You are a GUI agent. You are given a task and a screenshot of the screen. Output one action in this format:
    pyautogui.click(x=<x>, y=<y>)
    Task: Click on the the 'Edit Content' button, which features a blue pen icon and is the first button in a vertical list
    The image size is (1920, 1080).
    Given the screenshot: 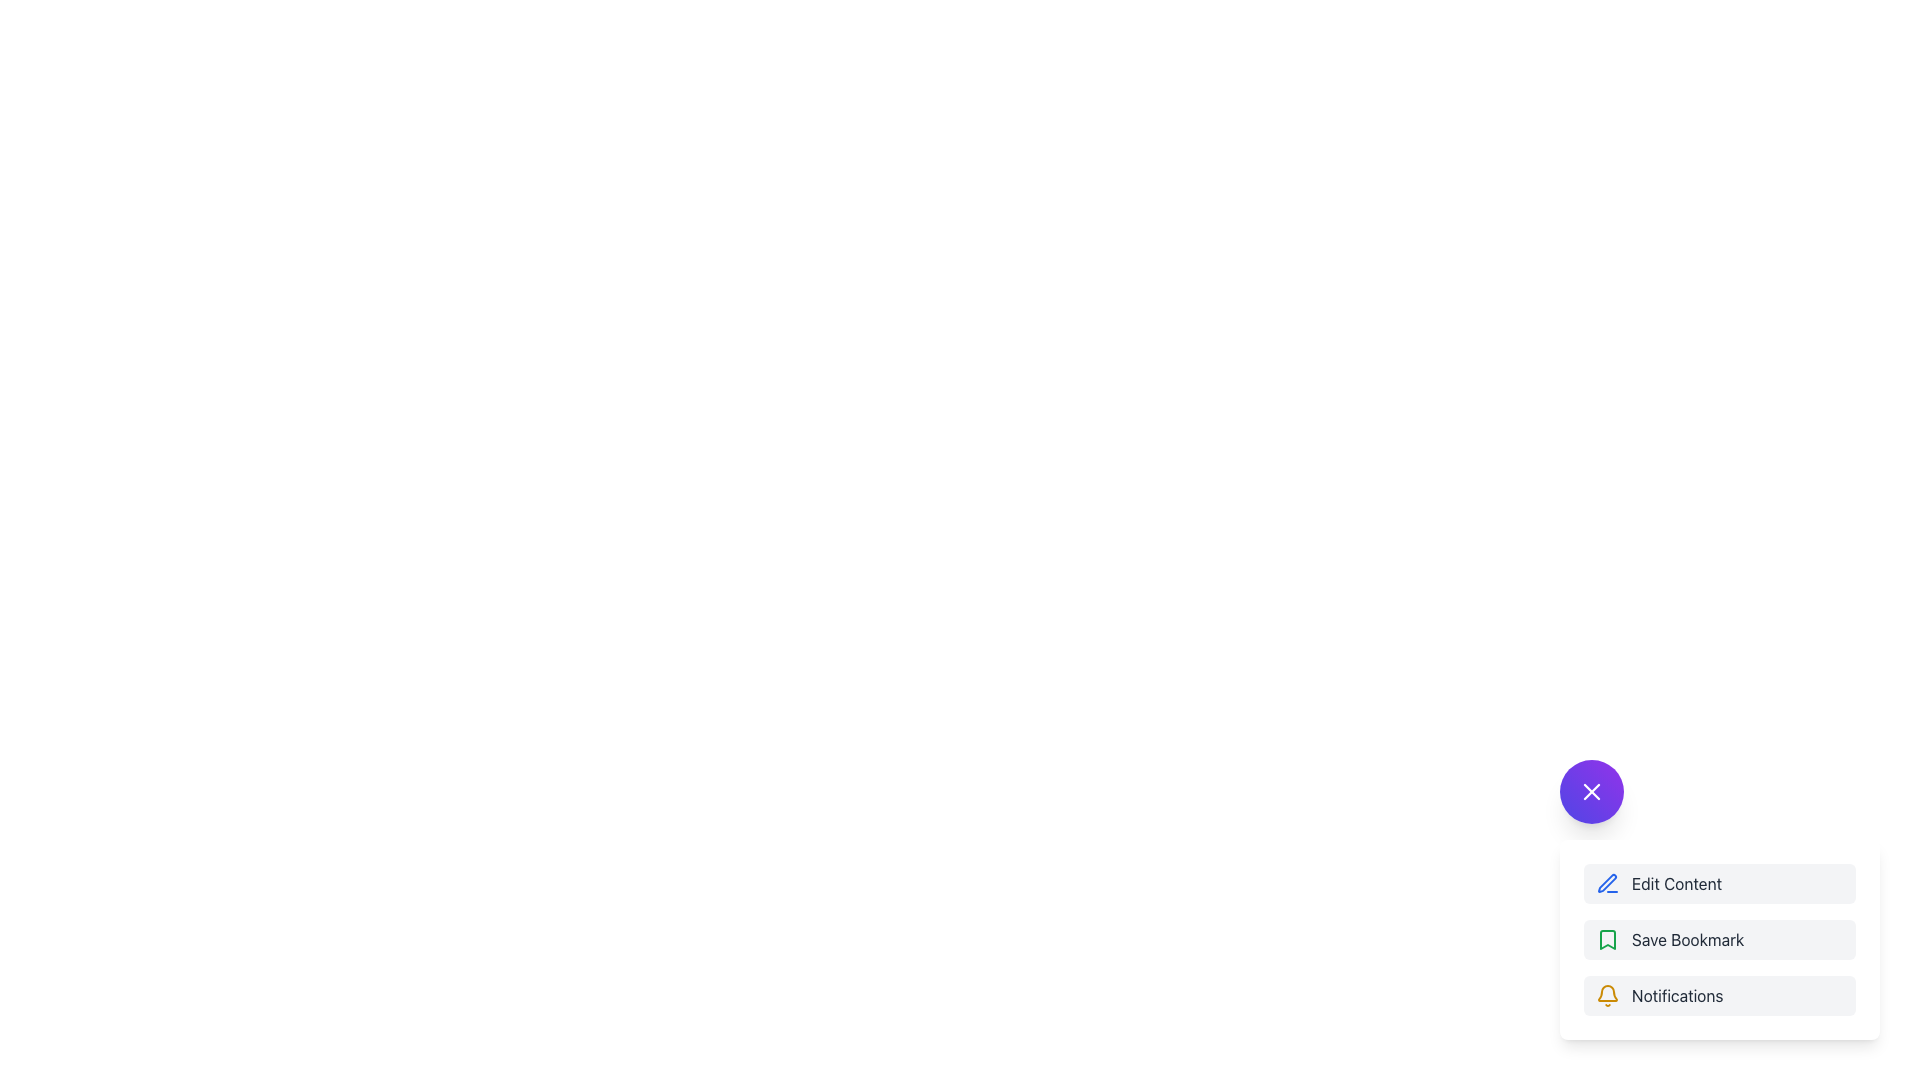 What is the action you would take?
    pyautogui.click(x=1718, y=898)
    